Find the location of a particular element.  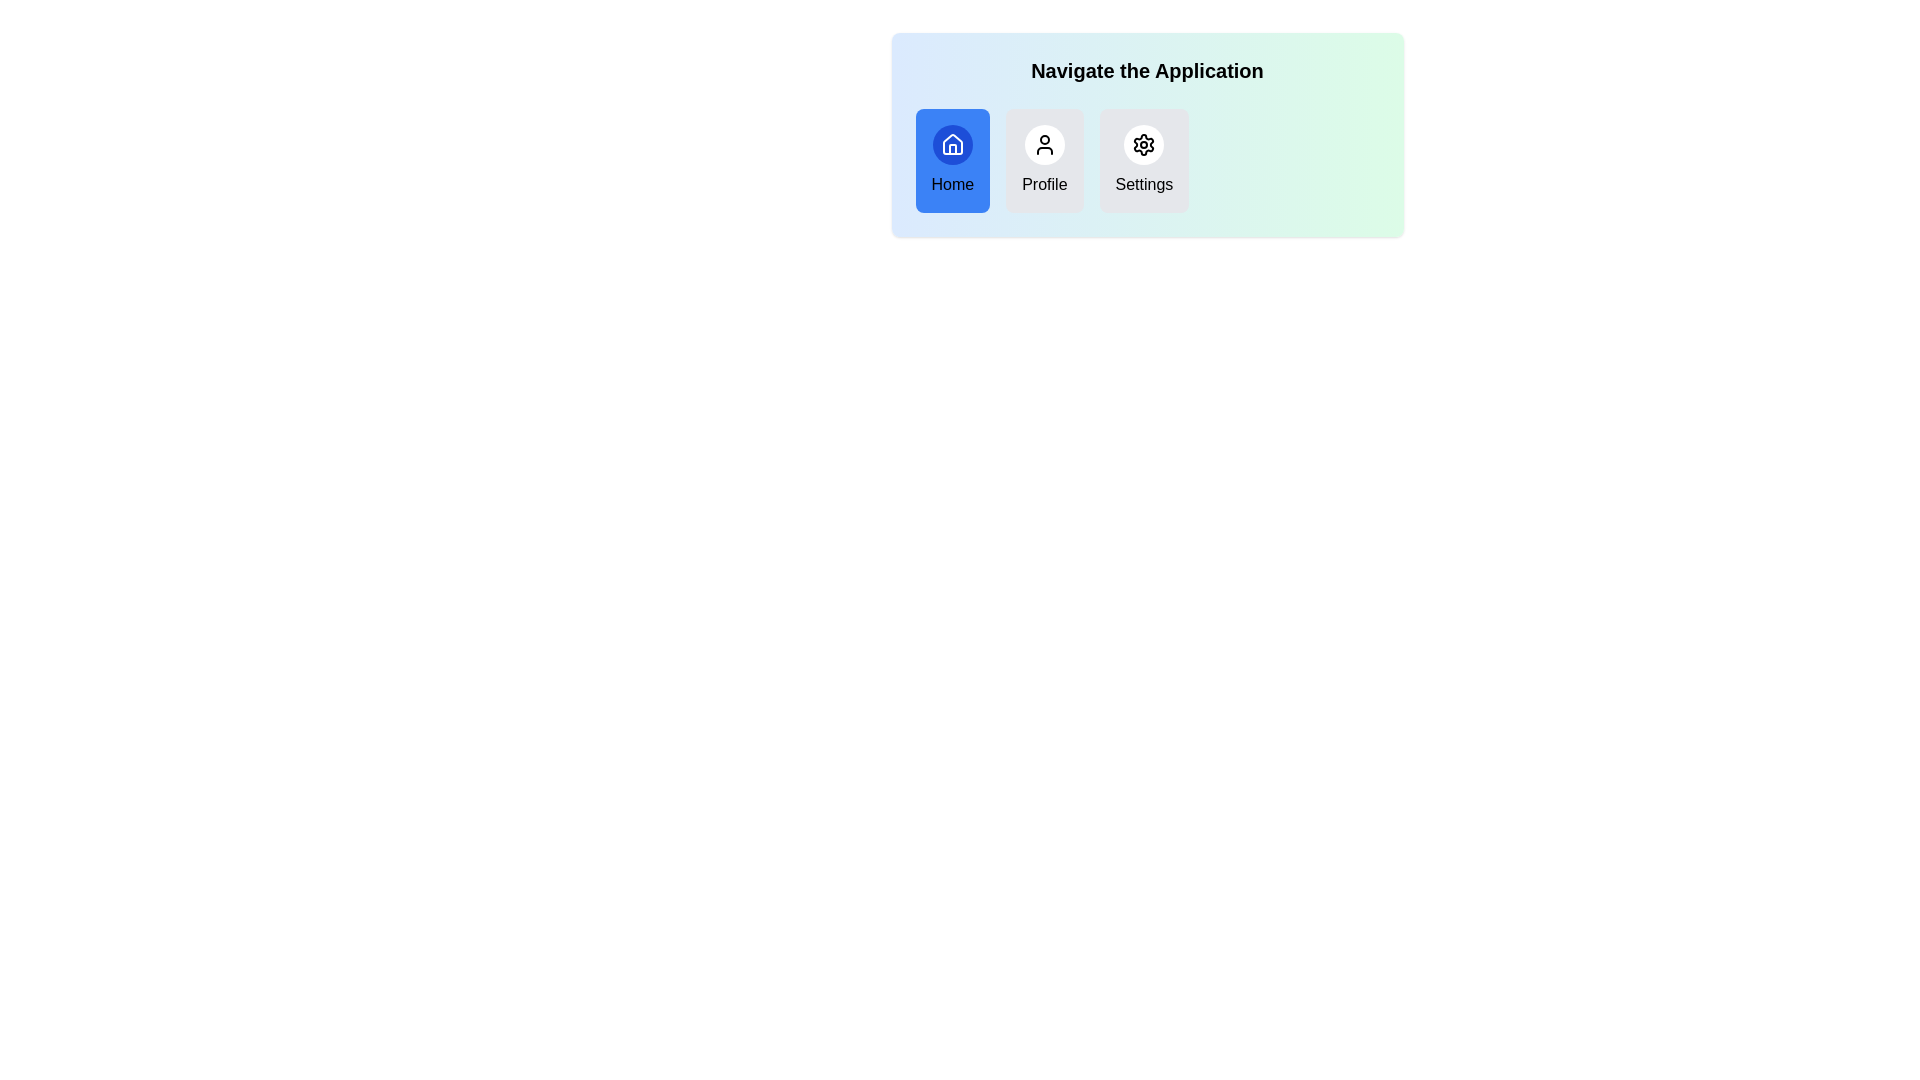

the navigation item Home is located at coordinates (951, 160).